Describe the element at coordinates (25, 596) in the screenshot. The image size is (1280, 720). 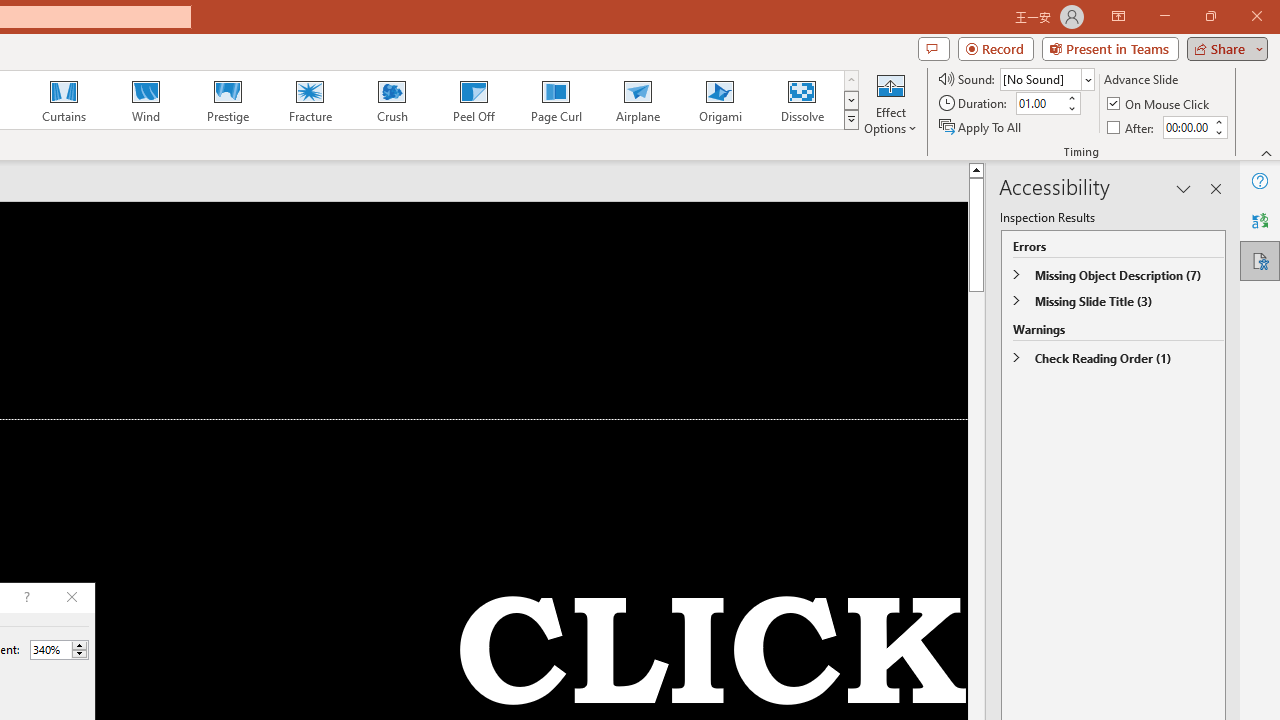
I see `'Context help'` at that location.